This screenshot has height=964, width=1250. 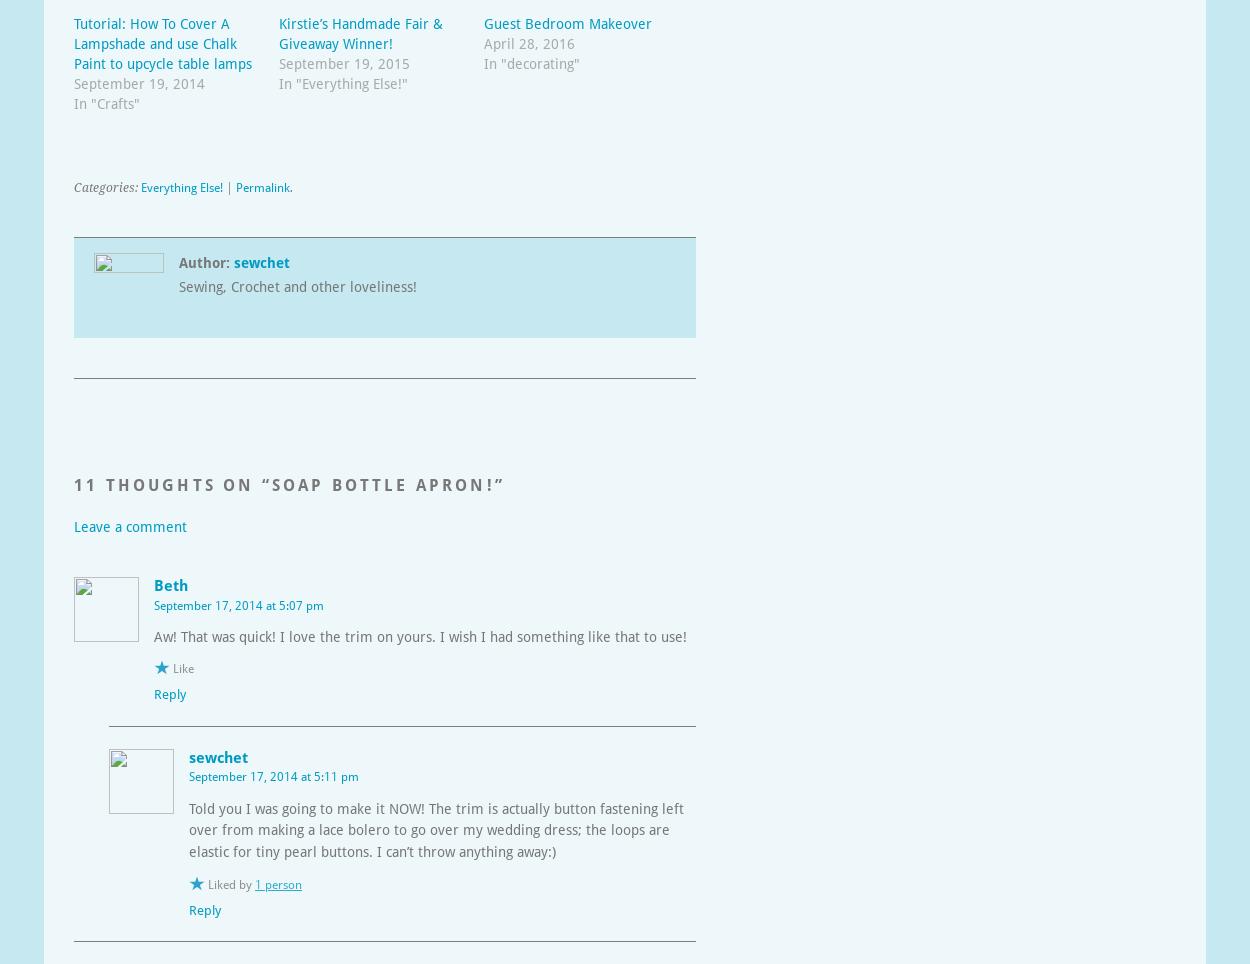 I want to click on 'Liked by', so click(x=230, y=883).